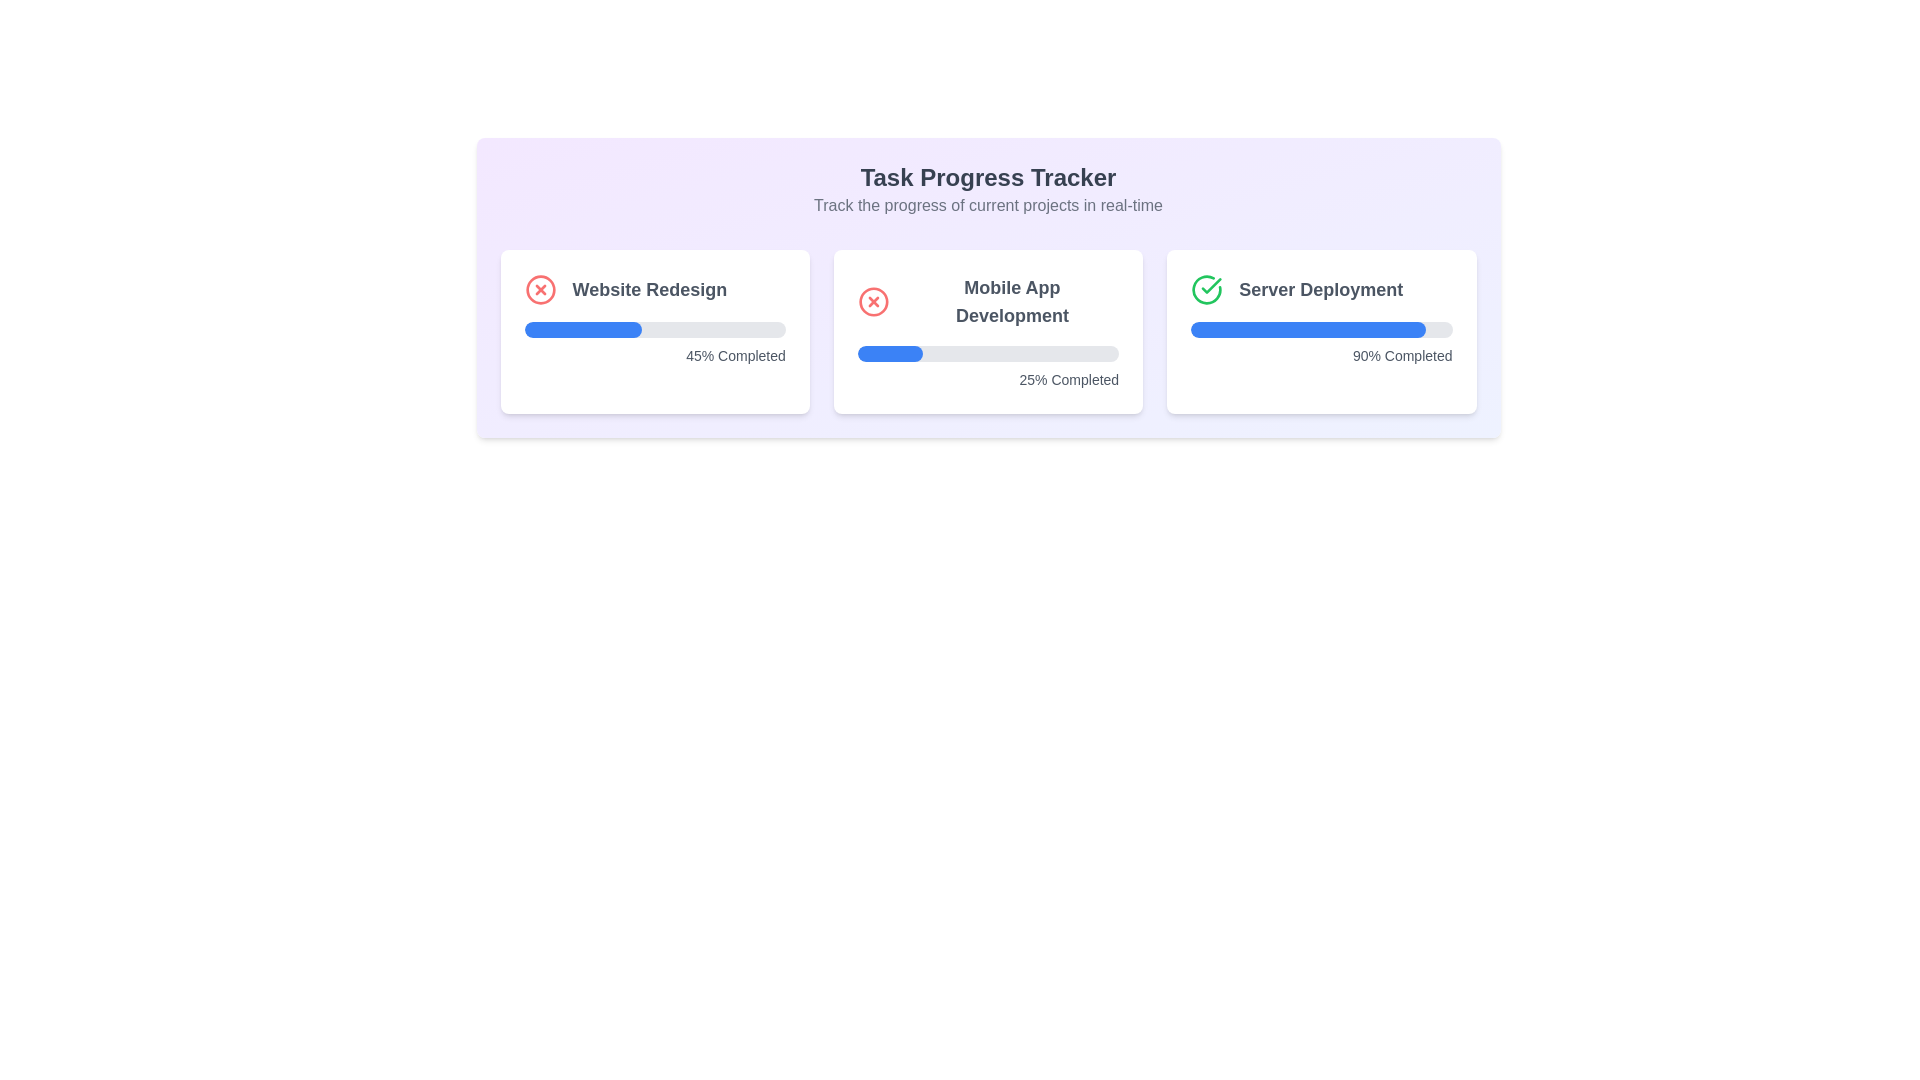 Image resolution: width=1920 pixels, height=1080 pixels. Describe the element at coordinates (889, 353) in the screenshot. I see `the Progress Bar Segment representing 25% completion of 'Mobile App Development'` at that location.